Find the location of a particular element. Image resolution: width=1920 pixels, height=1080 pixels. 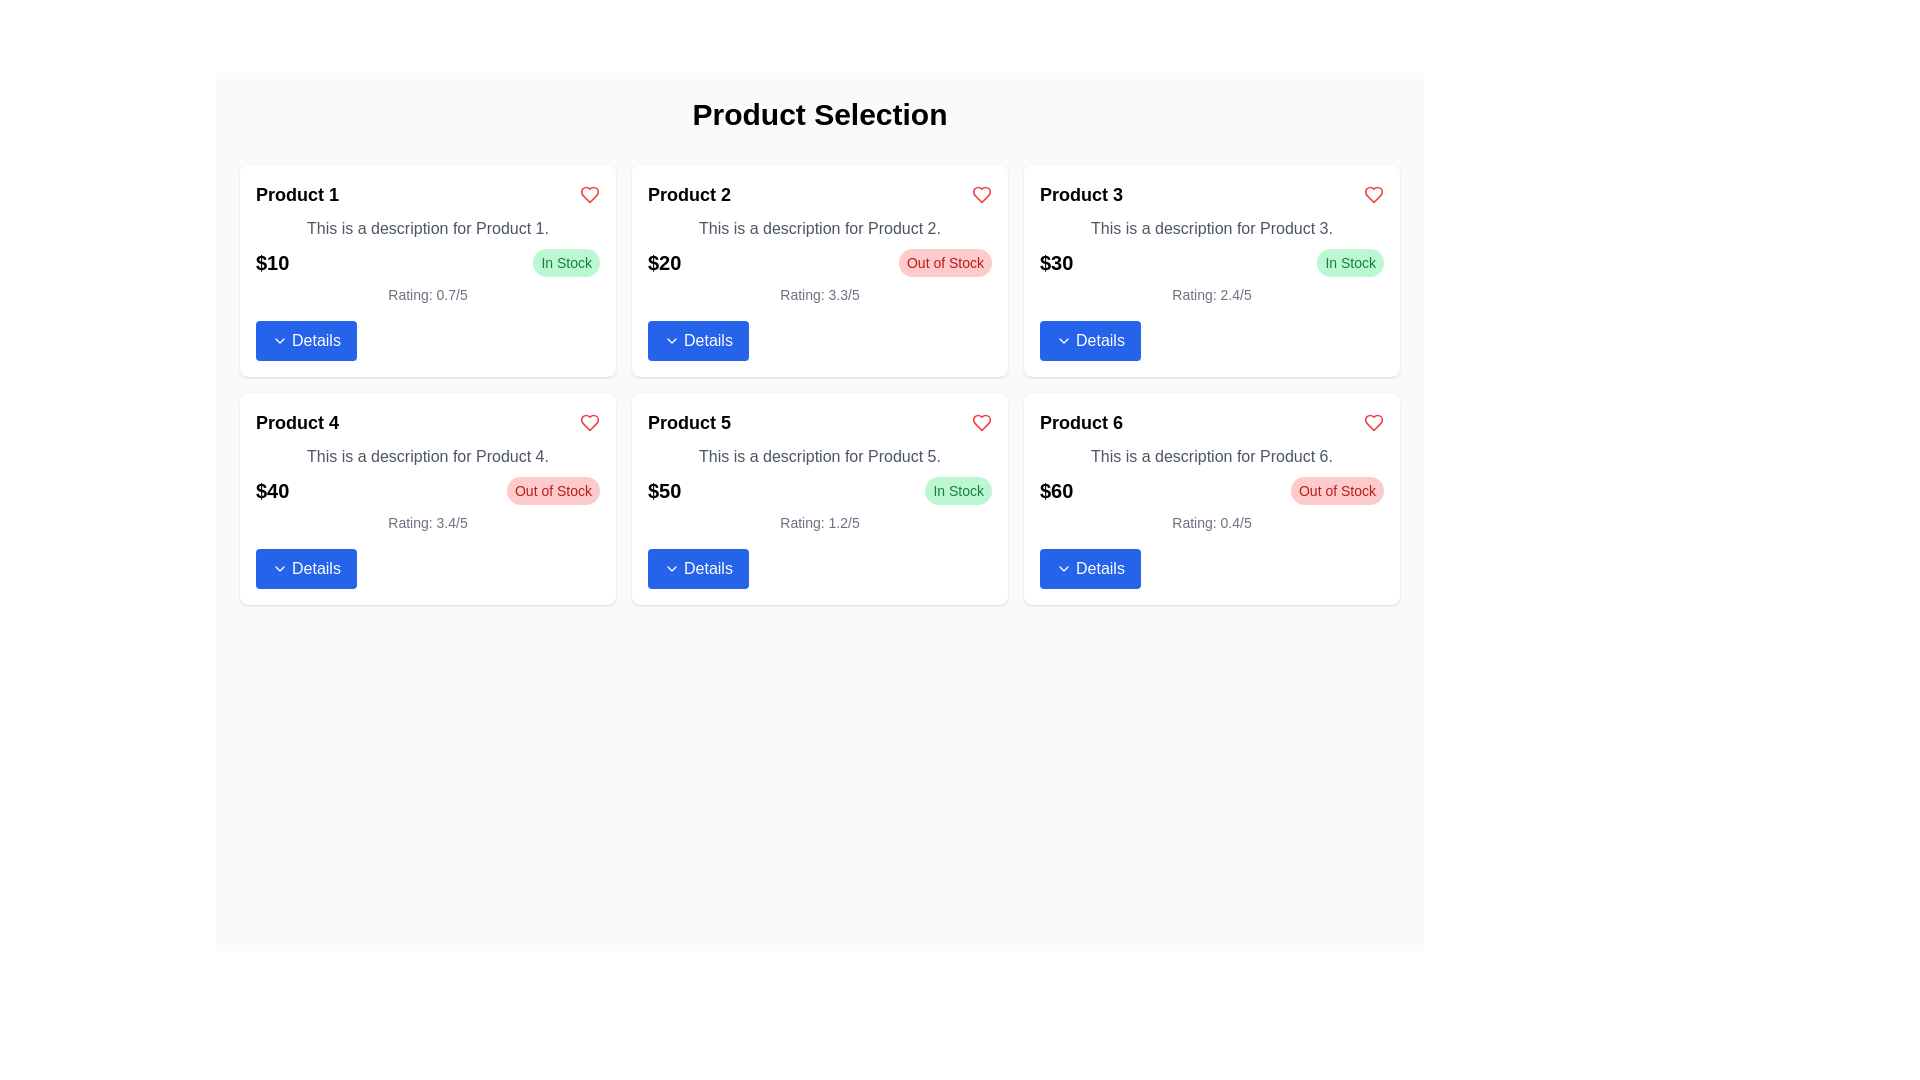

the small downward-pointing chevron icon, which is located at the center-right of the blue button labeled 'Details' below the 'Product 6' card in the grid is located at coordinates (1063, 569).